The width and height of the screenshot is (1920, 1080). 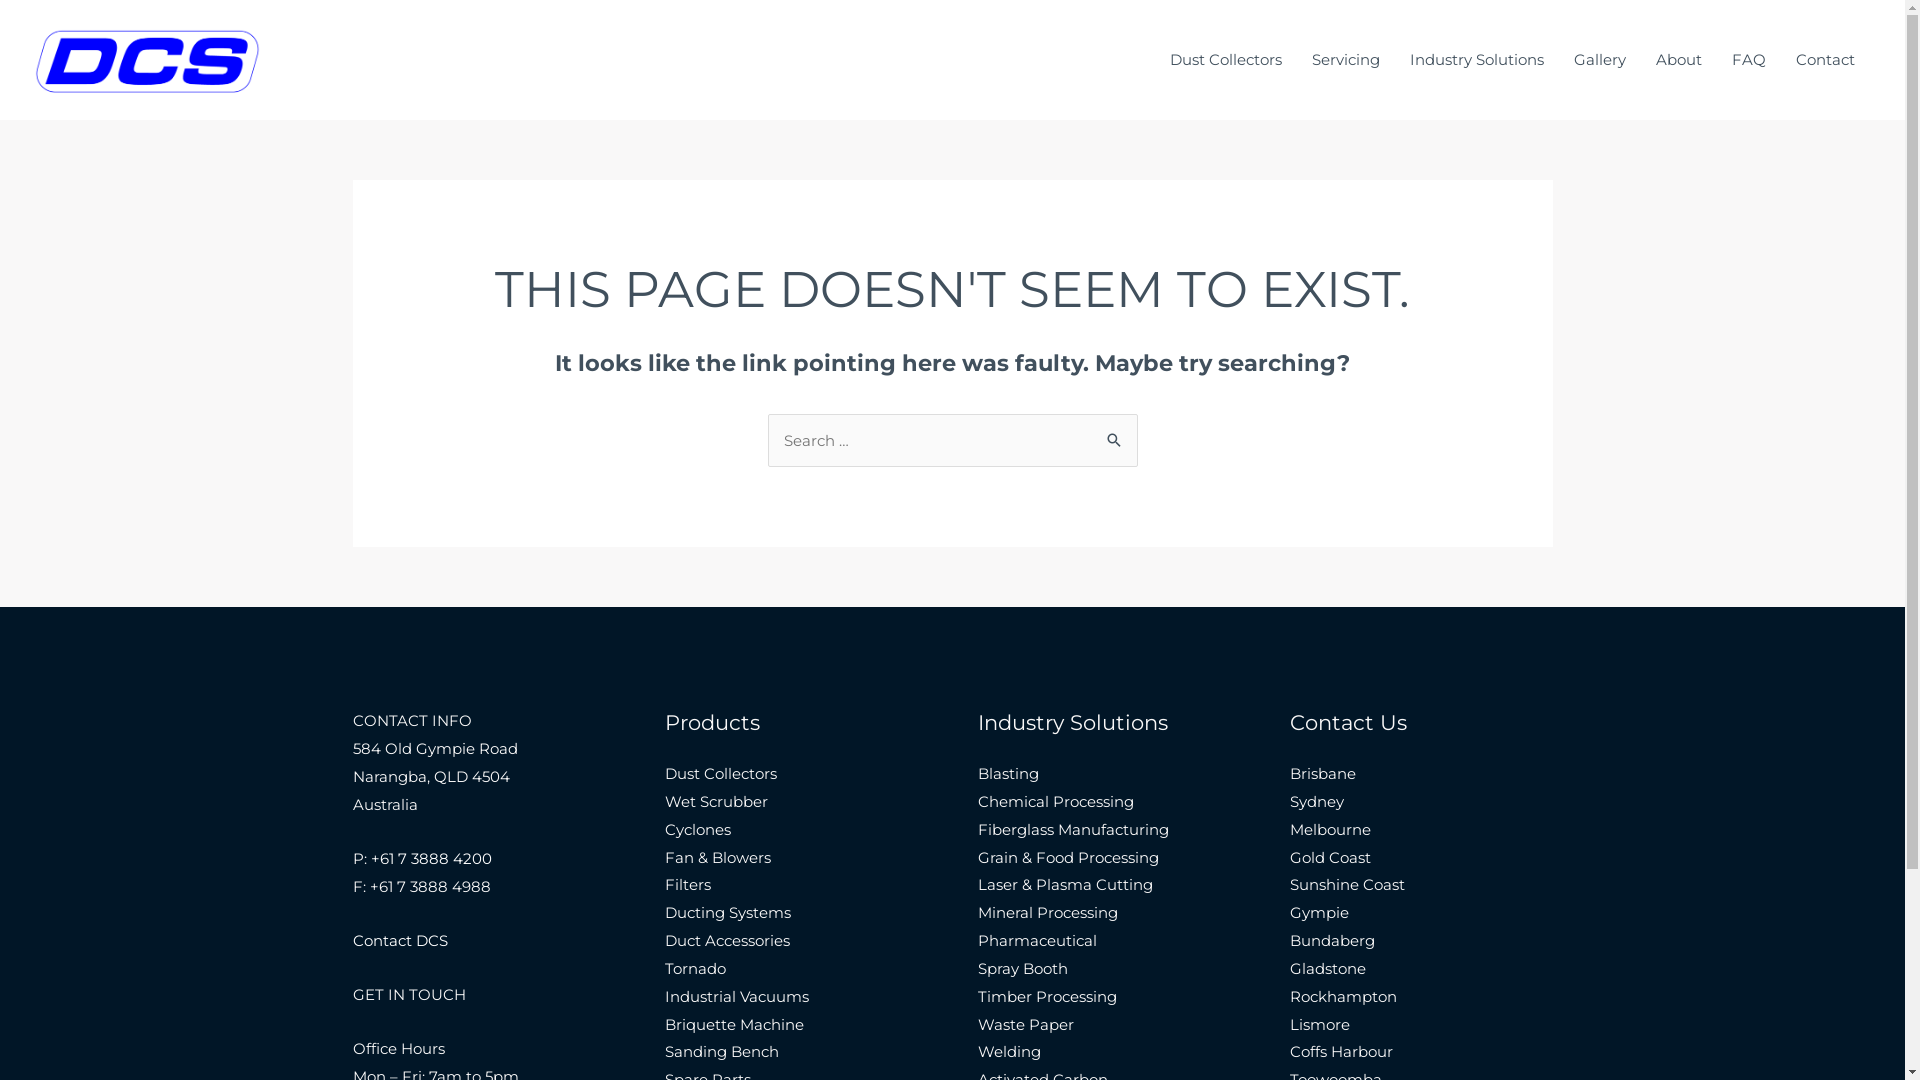 I want to click on '+61 7 3888 4200', so click(x=429, y=857).